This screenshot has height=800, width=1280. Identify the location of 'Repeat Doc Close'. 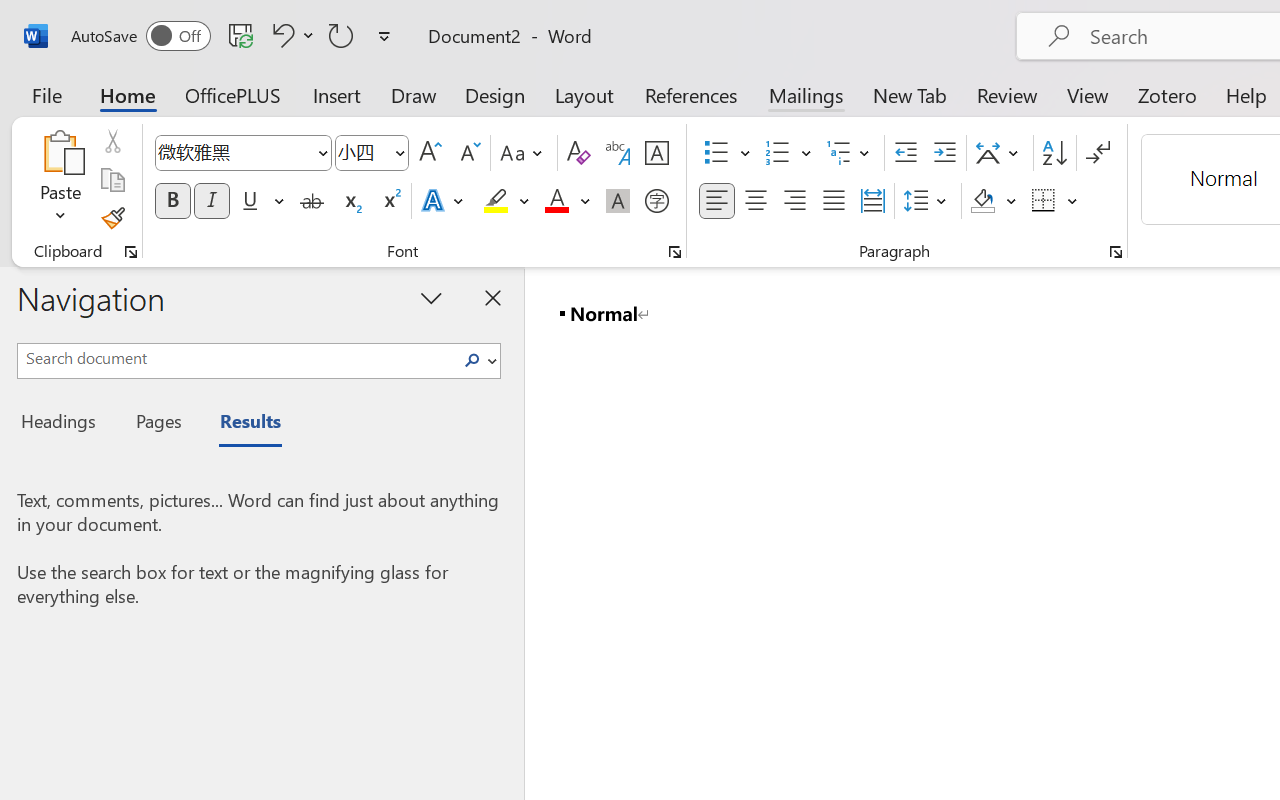
(341, 34).